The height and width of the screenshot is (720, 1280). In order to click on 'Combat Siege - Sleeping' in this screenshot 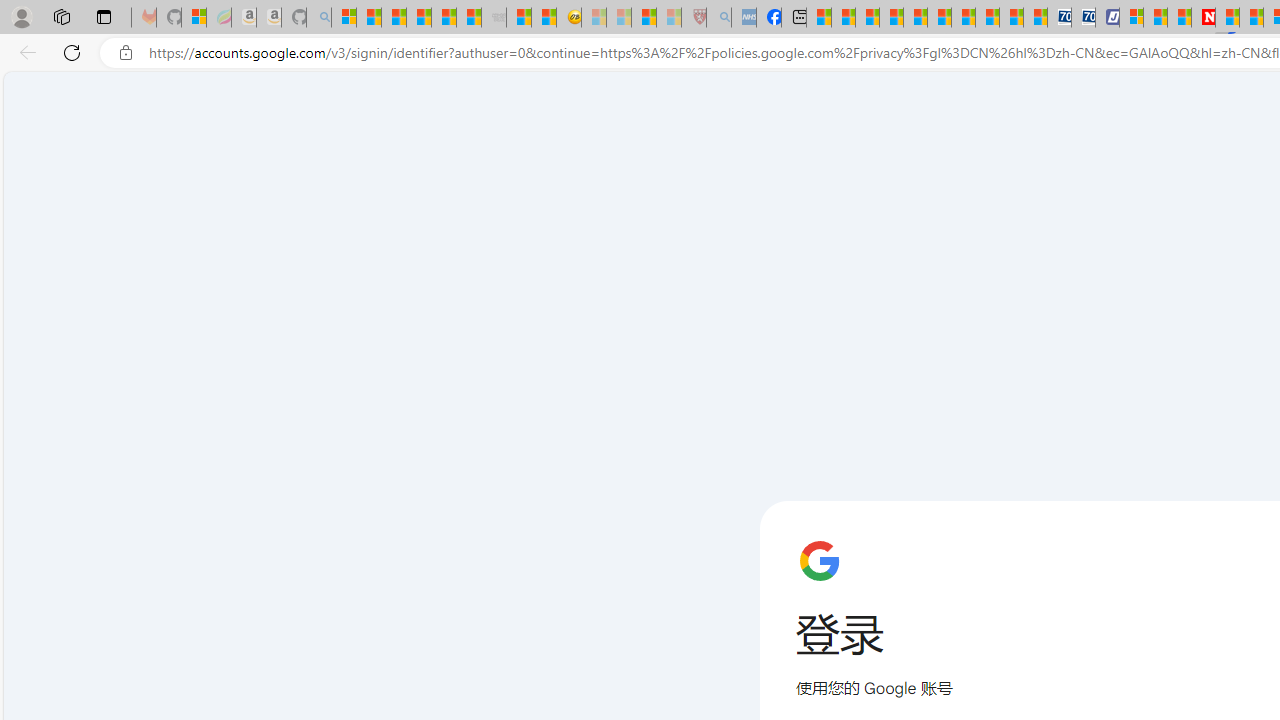, I will do `click(494, 17)`.